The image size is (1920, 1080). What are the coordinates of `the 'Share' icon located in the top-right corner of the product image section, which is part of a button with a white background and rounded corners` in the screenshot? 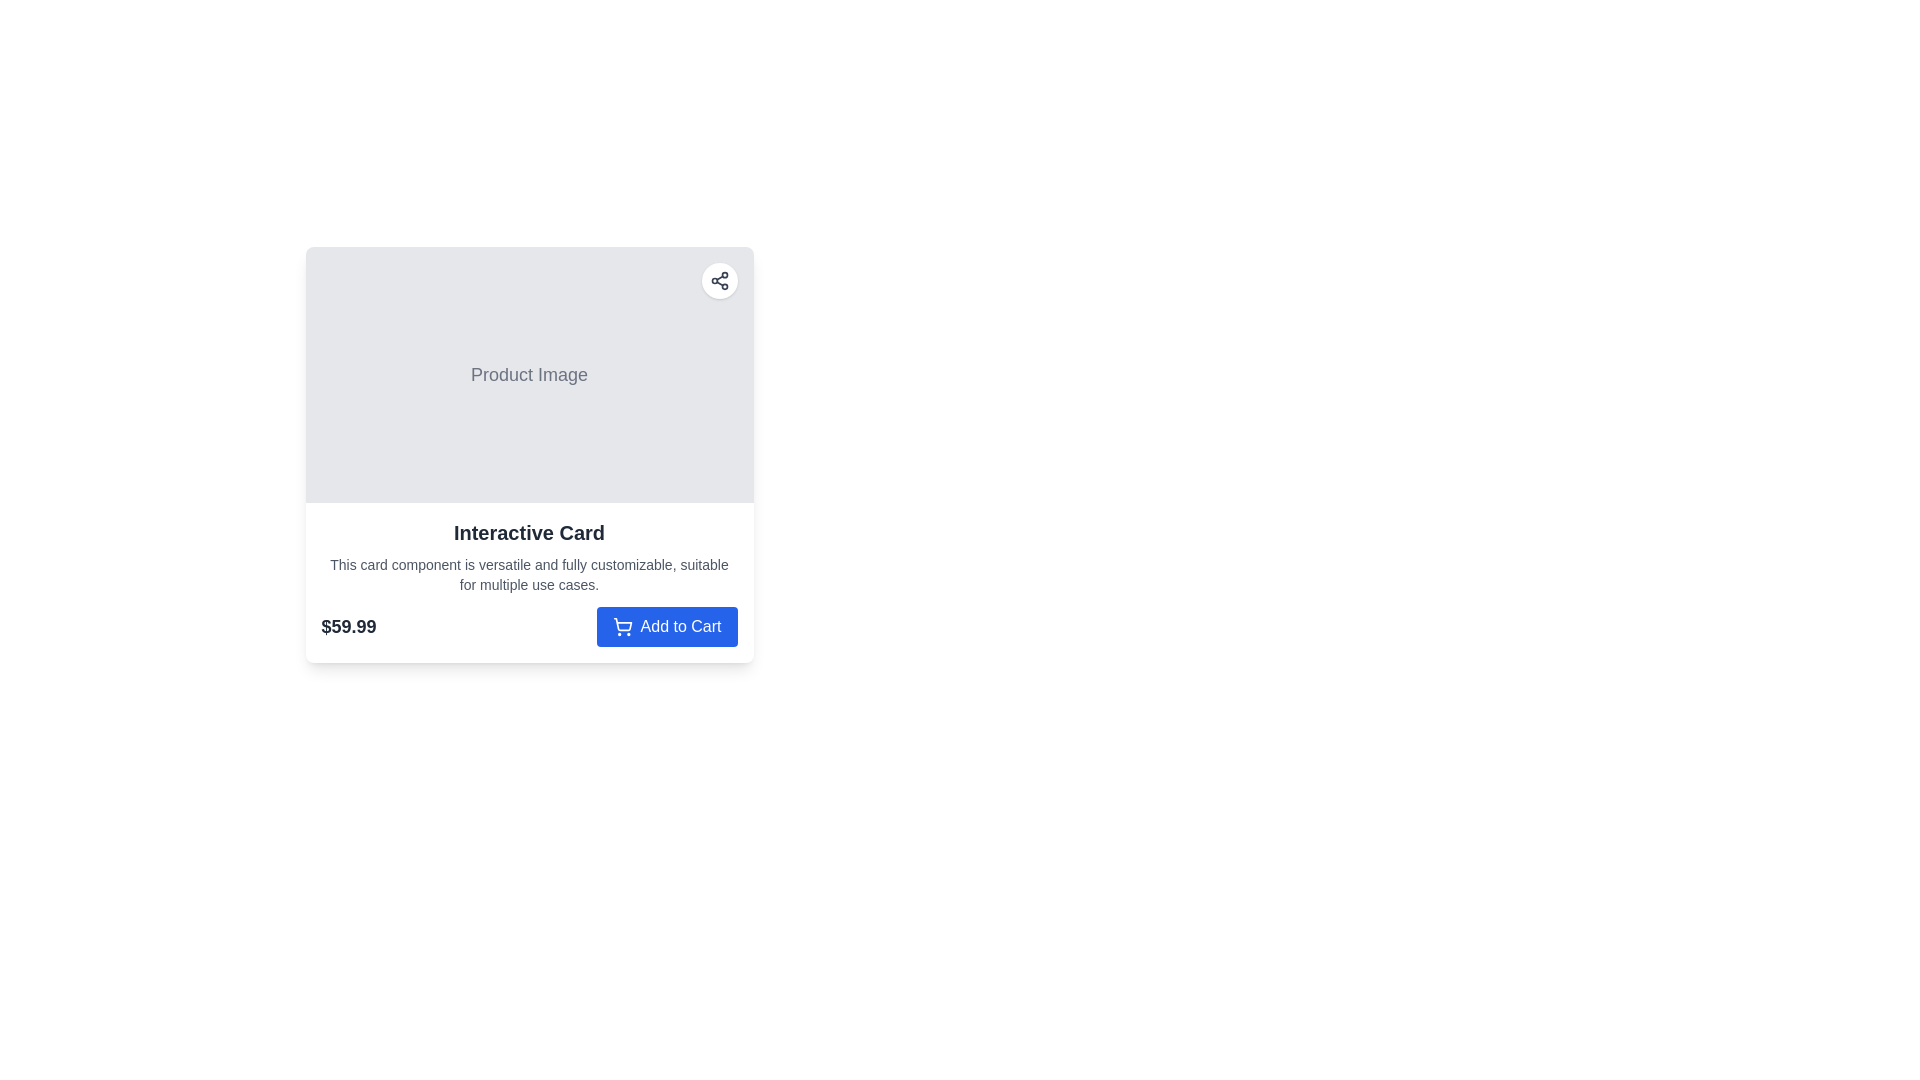 It's located at (719, 281).